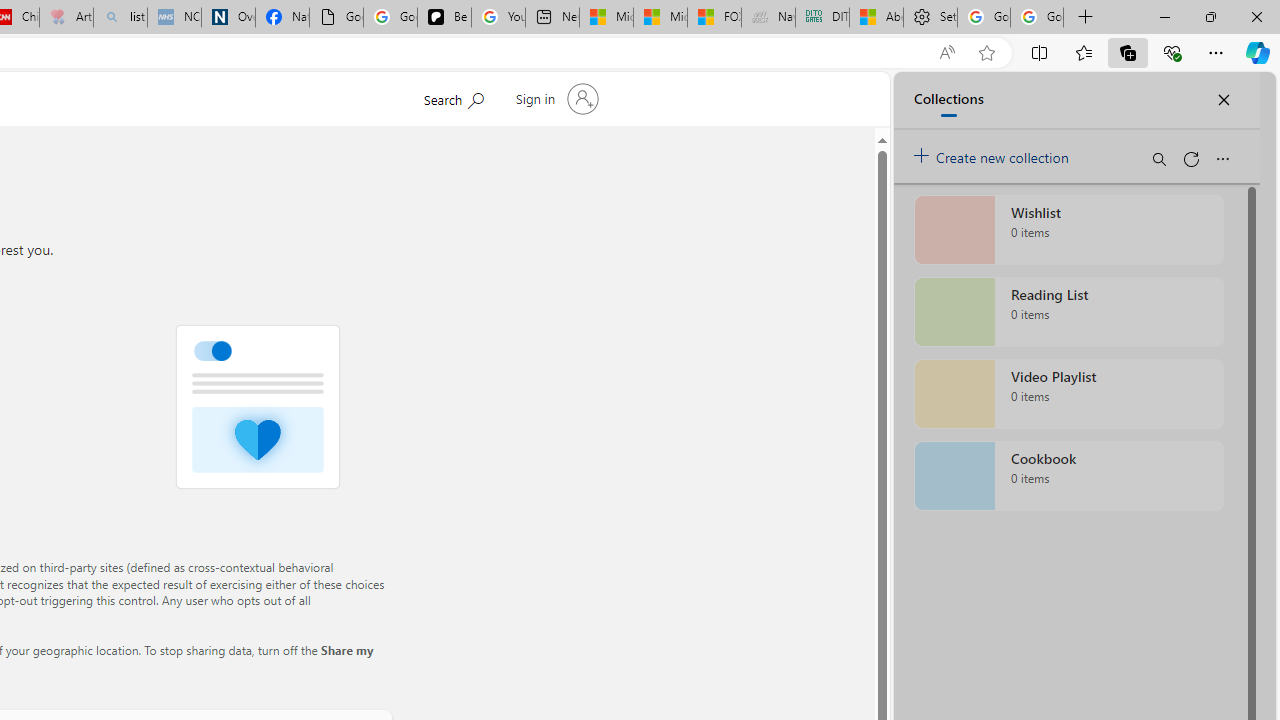 The image size is (1280, 720). What do you see at coordinates (554, 99) in the screenshot?
I see `'Sign in to your account'` at bounding box center [554, 99].